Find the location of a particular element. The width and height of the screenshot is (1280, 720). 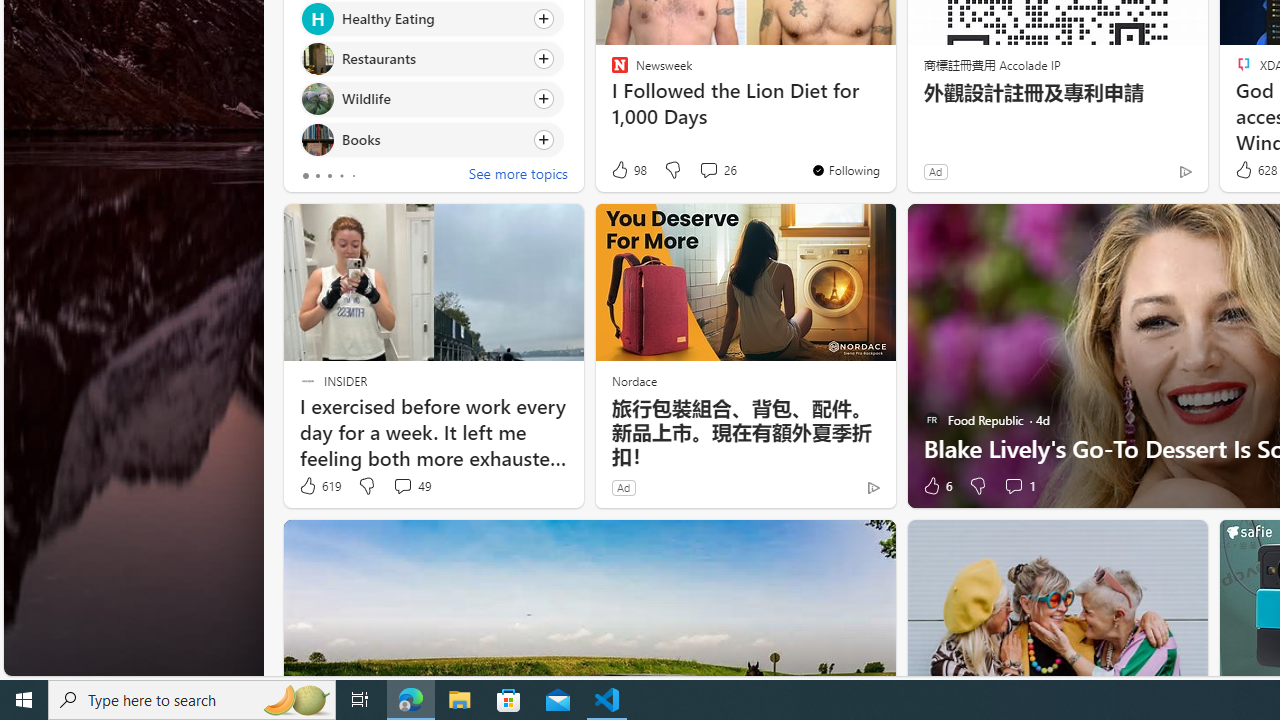

'tab-3' is located at coordinates (341, 175).